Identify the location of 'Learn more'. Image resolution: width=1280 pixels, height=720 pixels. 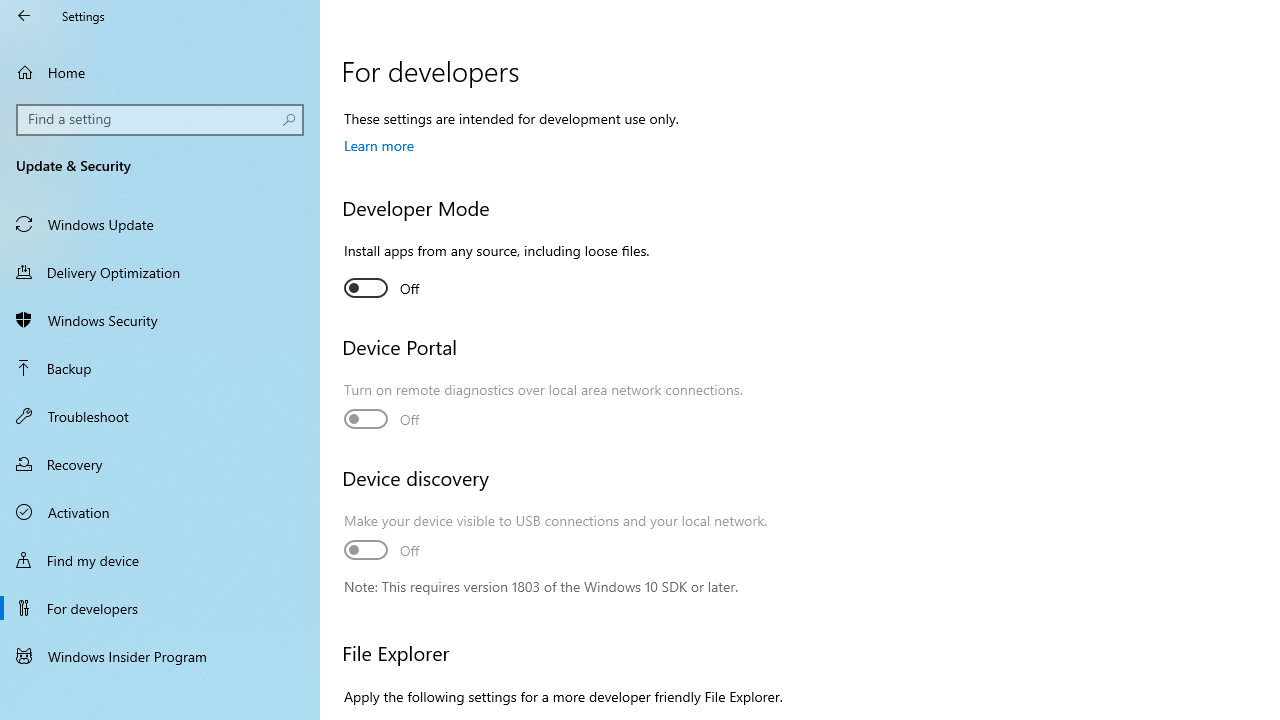
(379, 144).